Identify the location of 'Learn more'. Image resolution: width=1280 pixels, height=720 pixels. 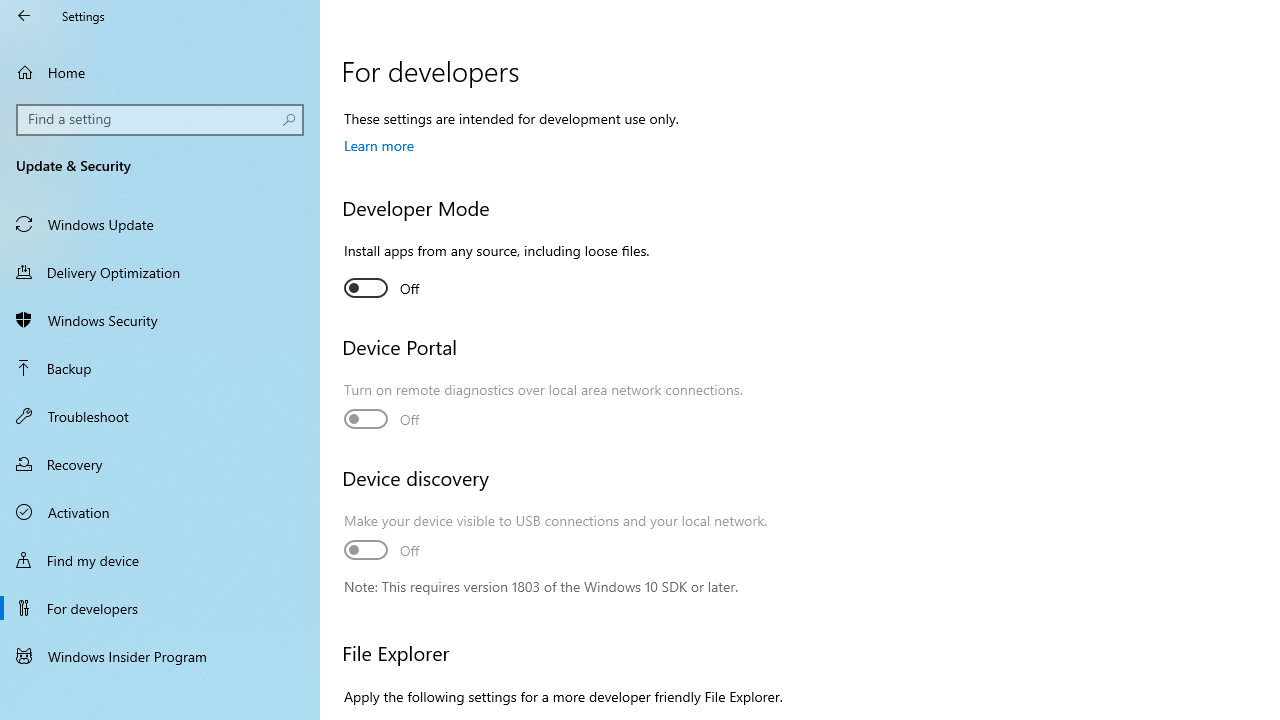
(379, 144).